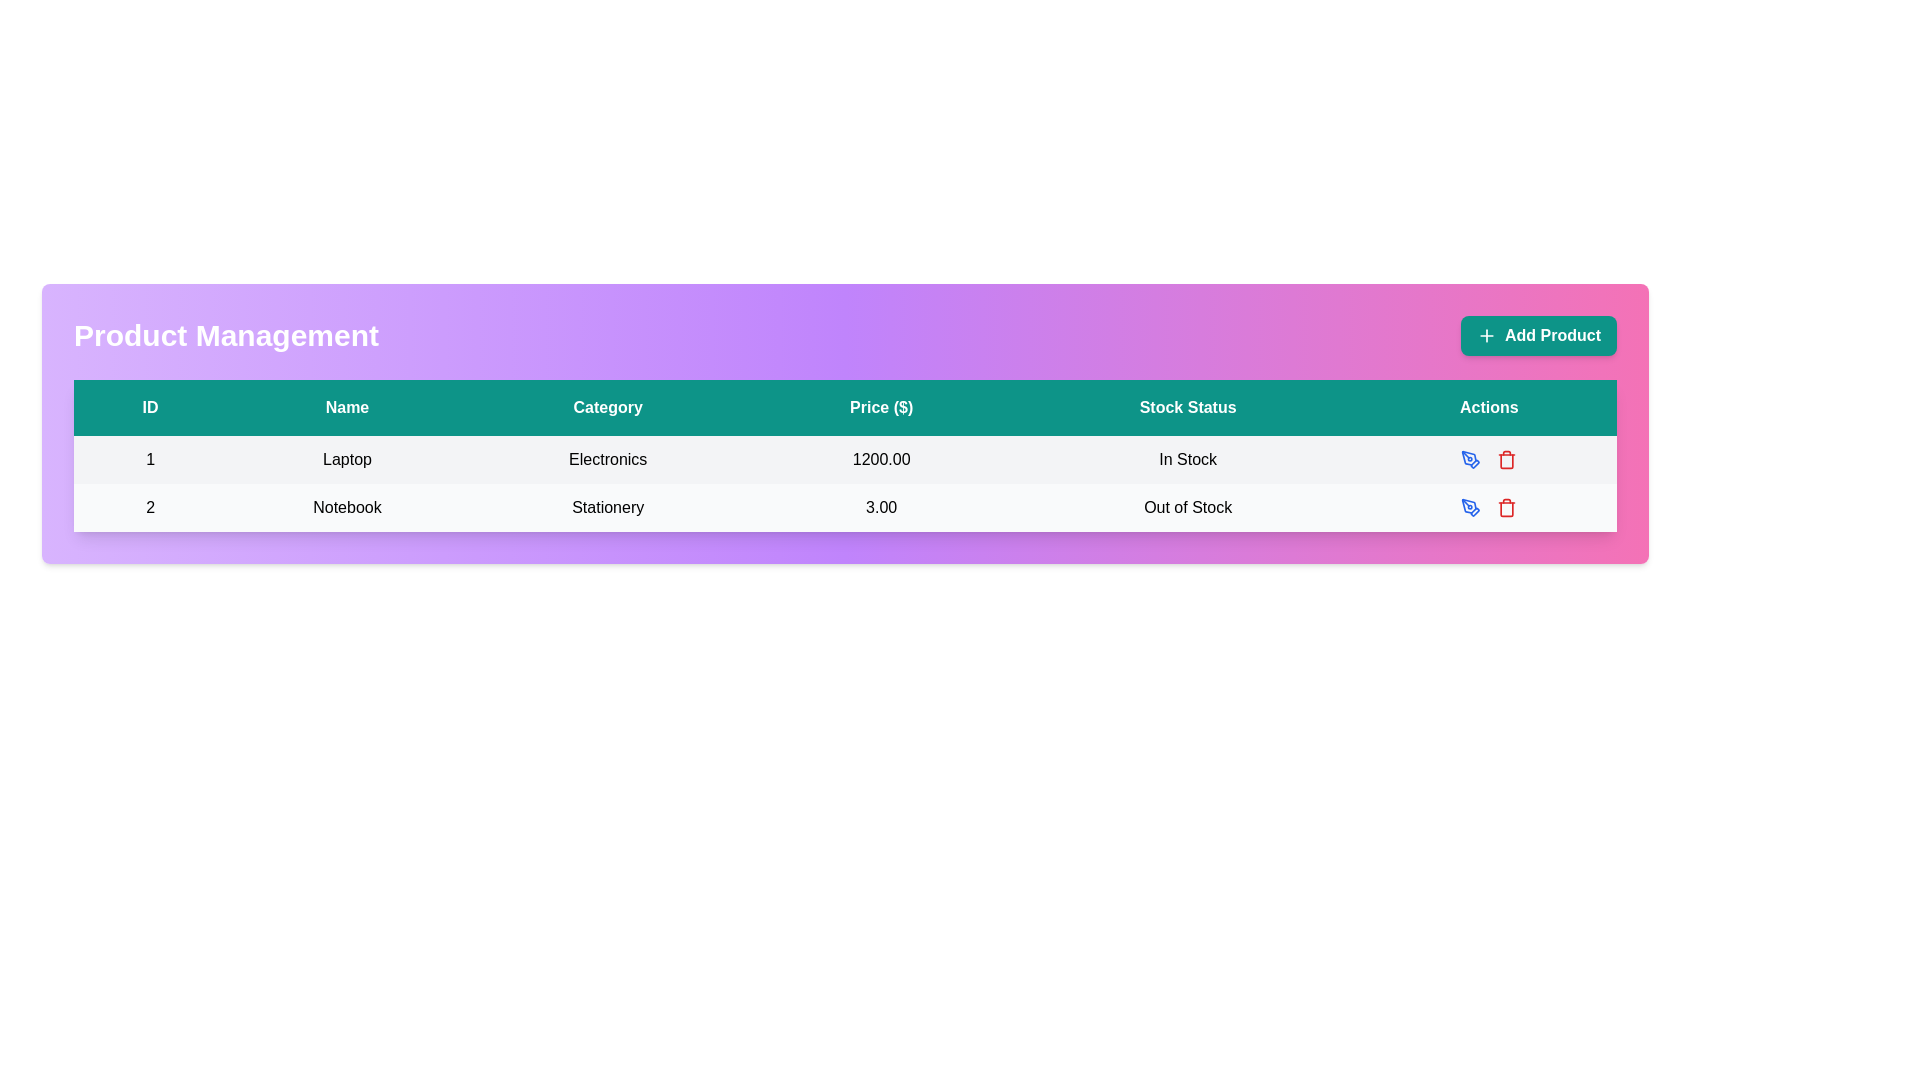  Describe the element at coordinates (1471, 459) in the screenshot. I see `the edit button located in the 'Actions' column of the second row in the product management table to modify the product details` at that location.